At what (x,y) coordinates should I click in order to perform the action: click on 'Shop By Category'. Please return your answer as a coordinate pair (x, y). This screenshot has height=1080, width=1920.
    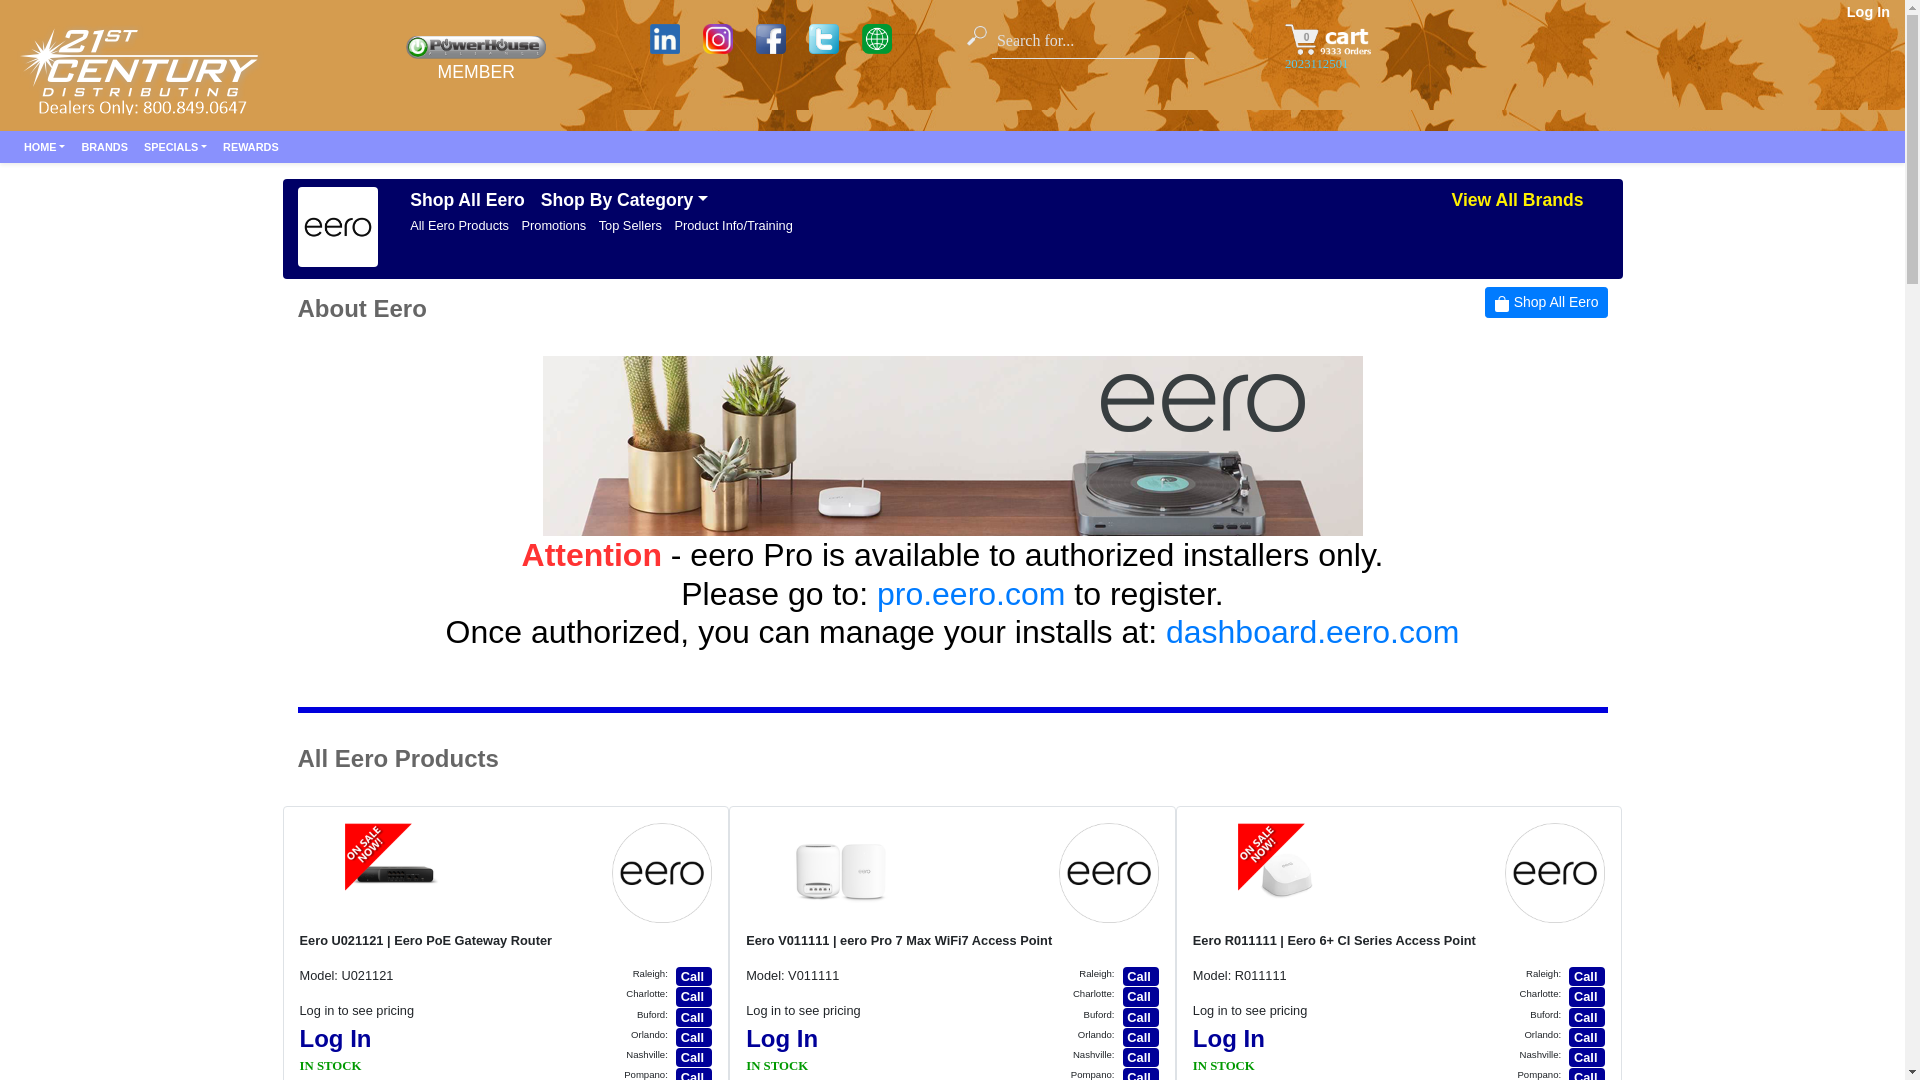
    Looking at the image, I should click on (623, 200).